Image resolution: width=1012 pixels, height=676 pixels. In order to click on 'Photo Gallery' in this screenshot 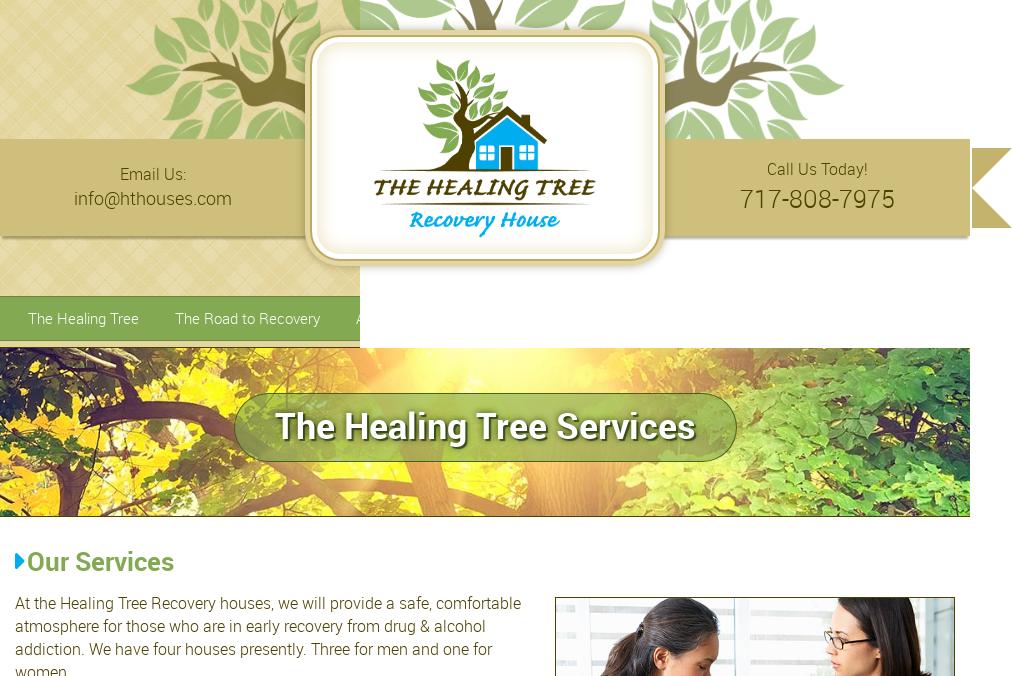, I will do `click(695, 317)`.